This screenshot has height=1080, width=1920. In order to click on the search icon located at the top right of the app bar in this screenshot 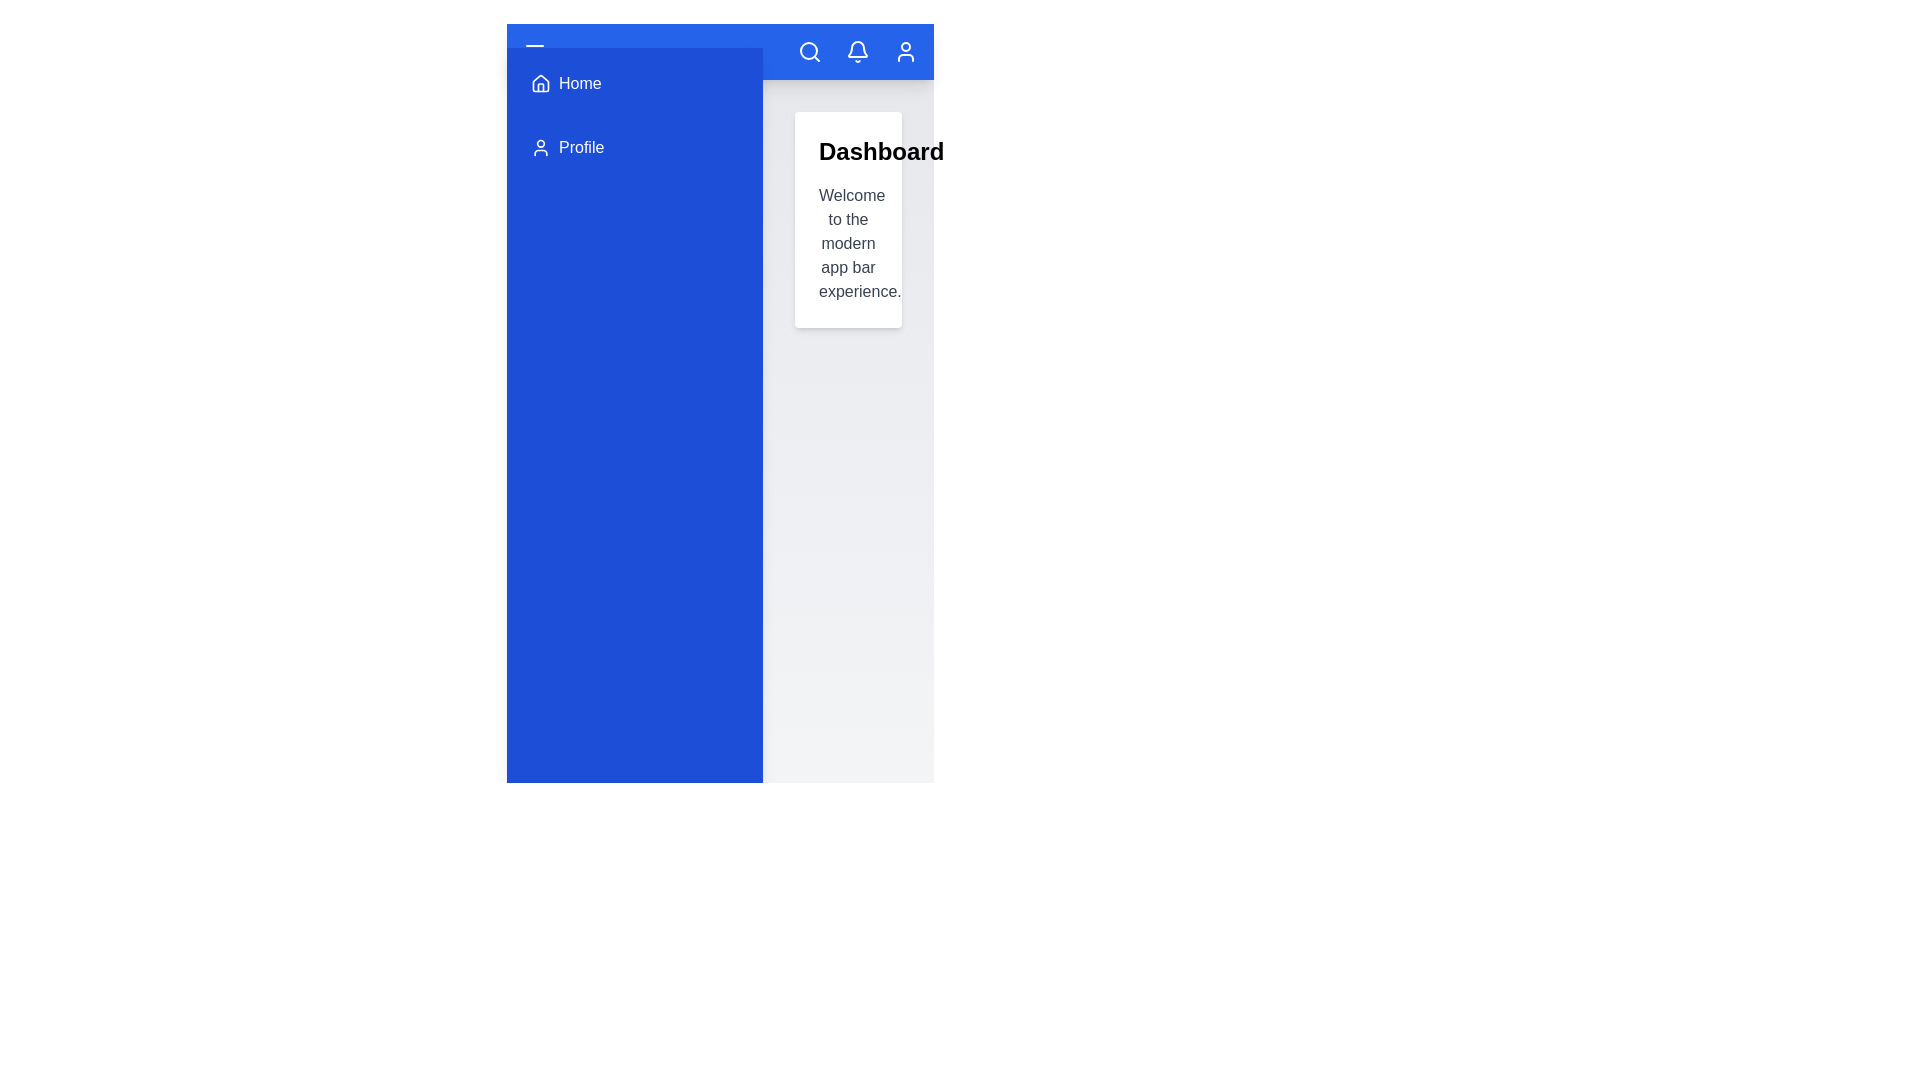, I will do `click(810, 50)`.